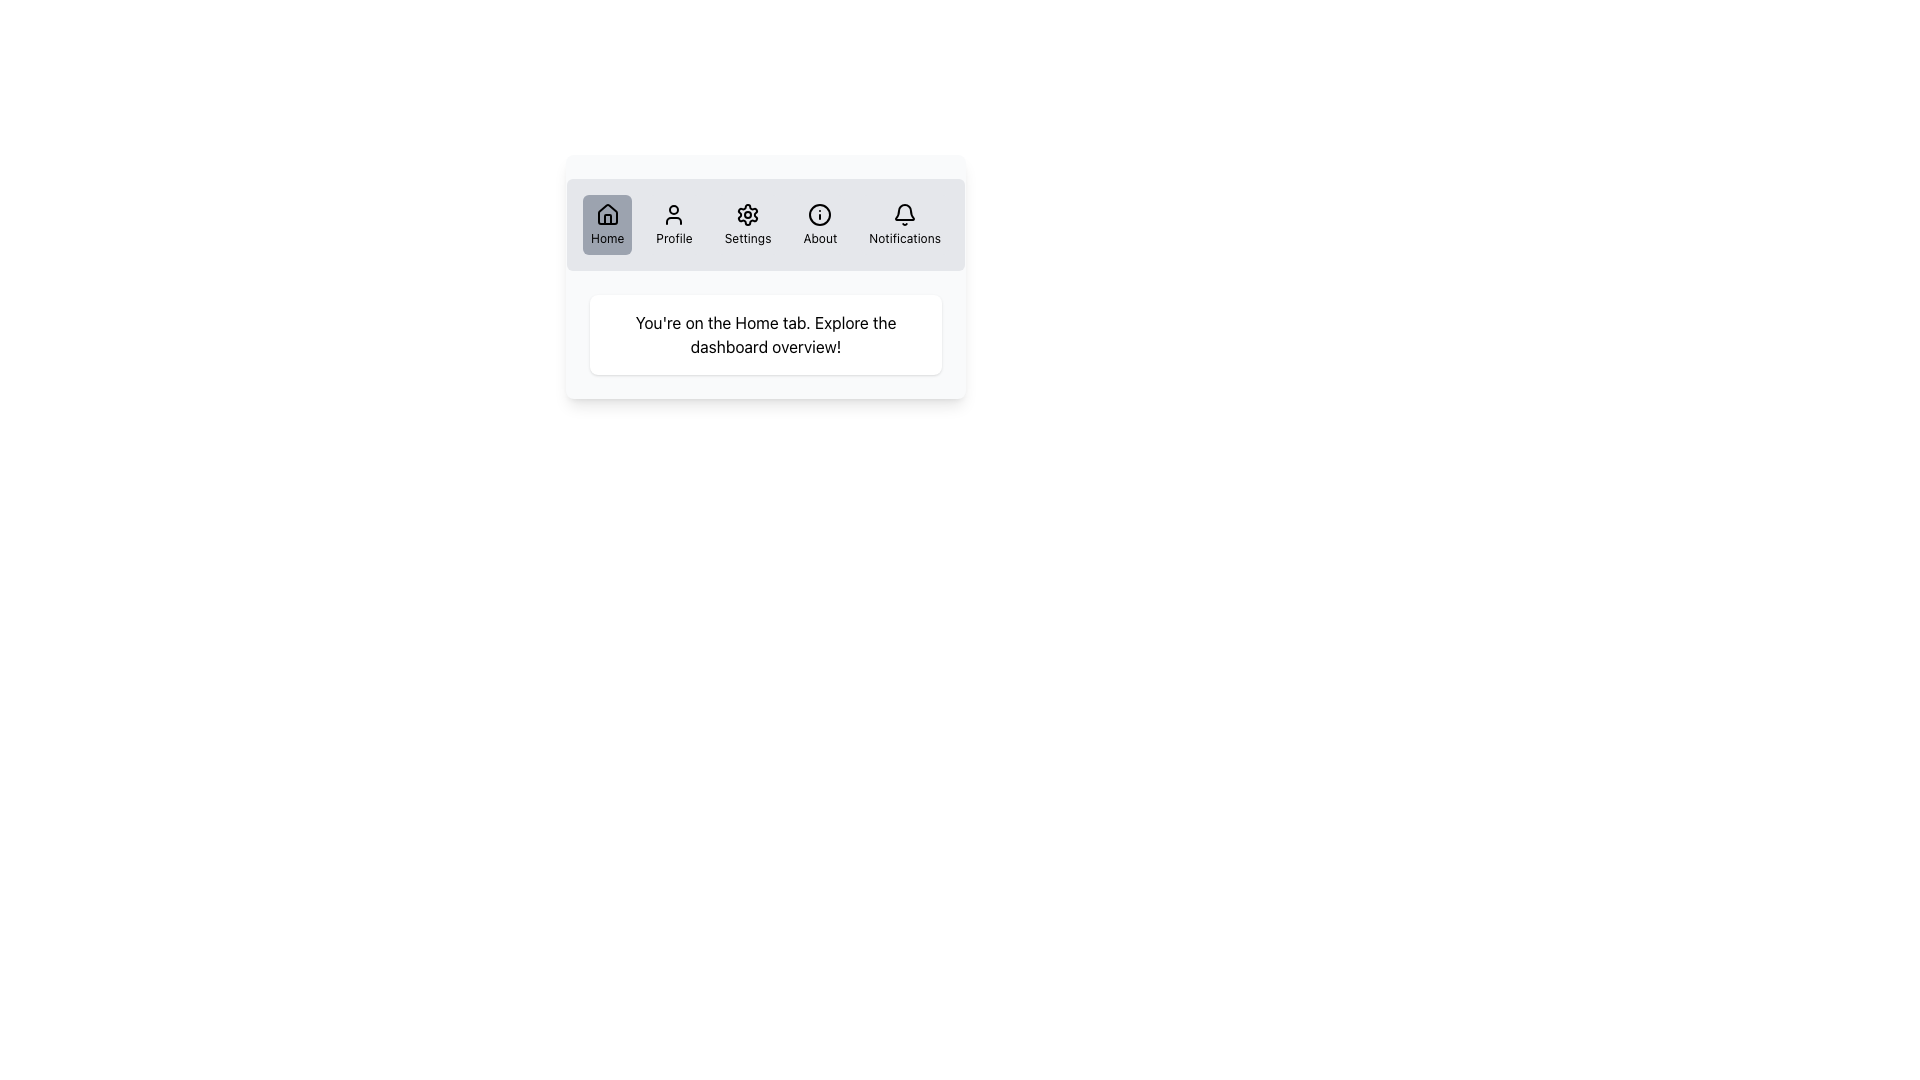  Describe the element at coordinates (820, 224) in the screenshot. I see `the 'About' button, which is a rectangular button with rounded corners and a light gray background` at that location.